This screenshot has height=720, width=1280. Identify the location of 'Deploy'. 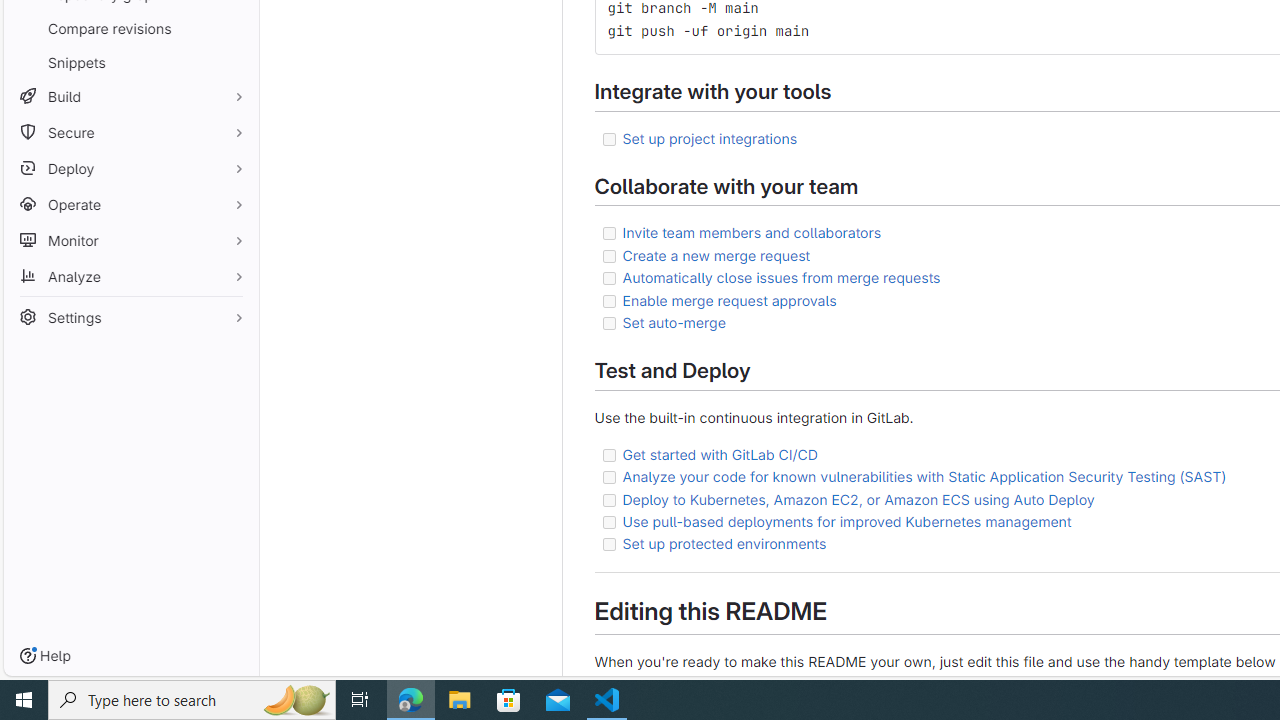
(130, 167).